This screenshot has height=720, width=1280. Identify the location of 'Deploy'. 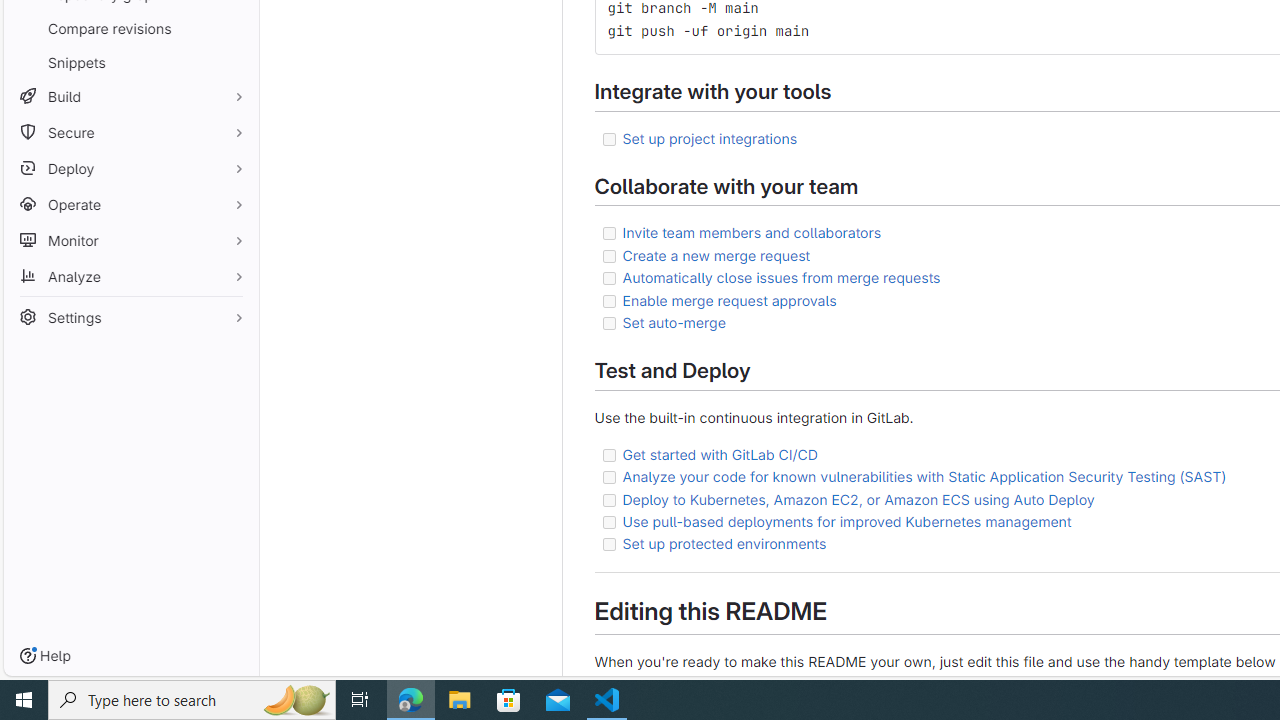
(130, 167).